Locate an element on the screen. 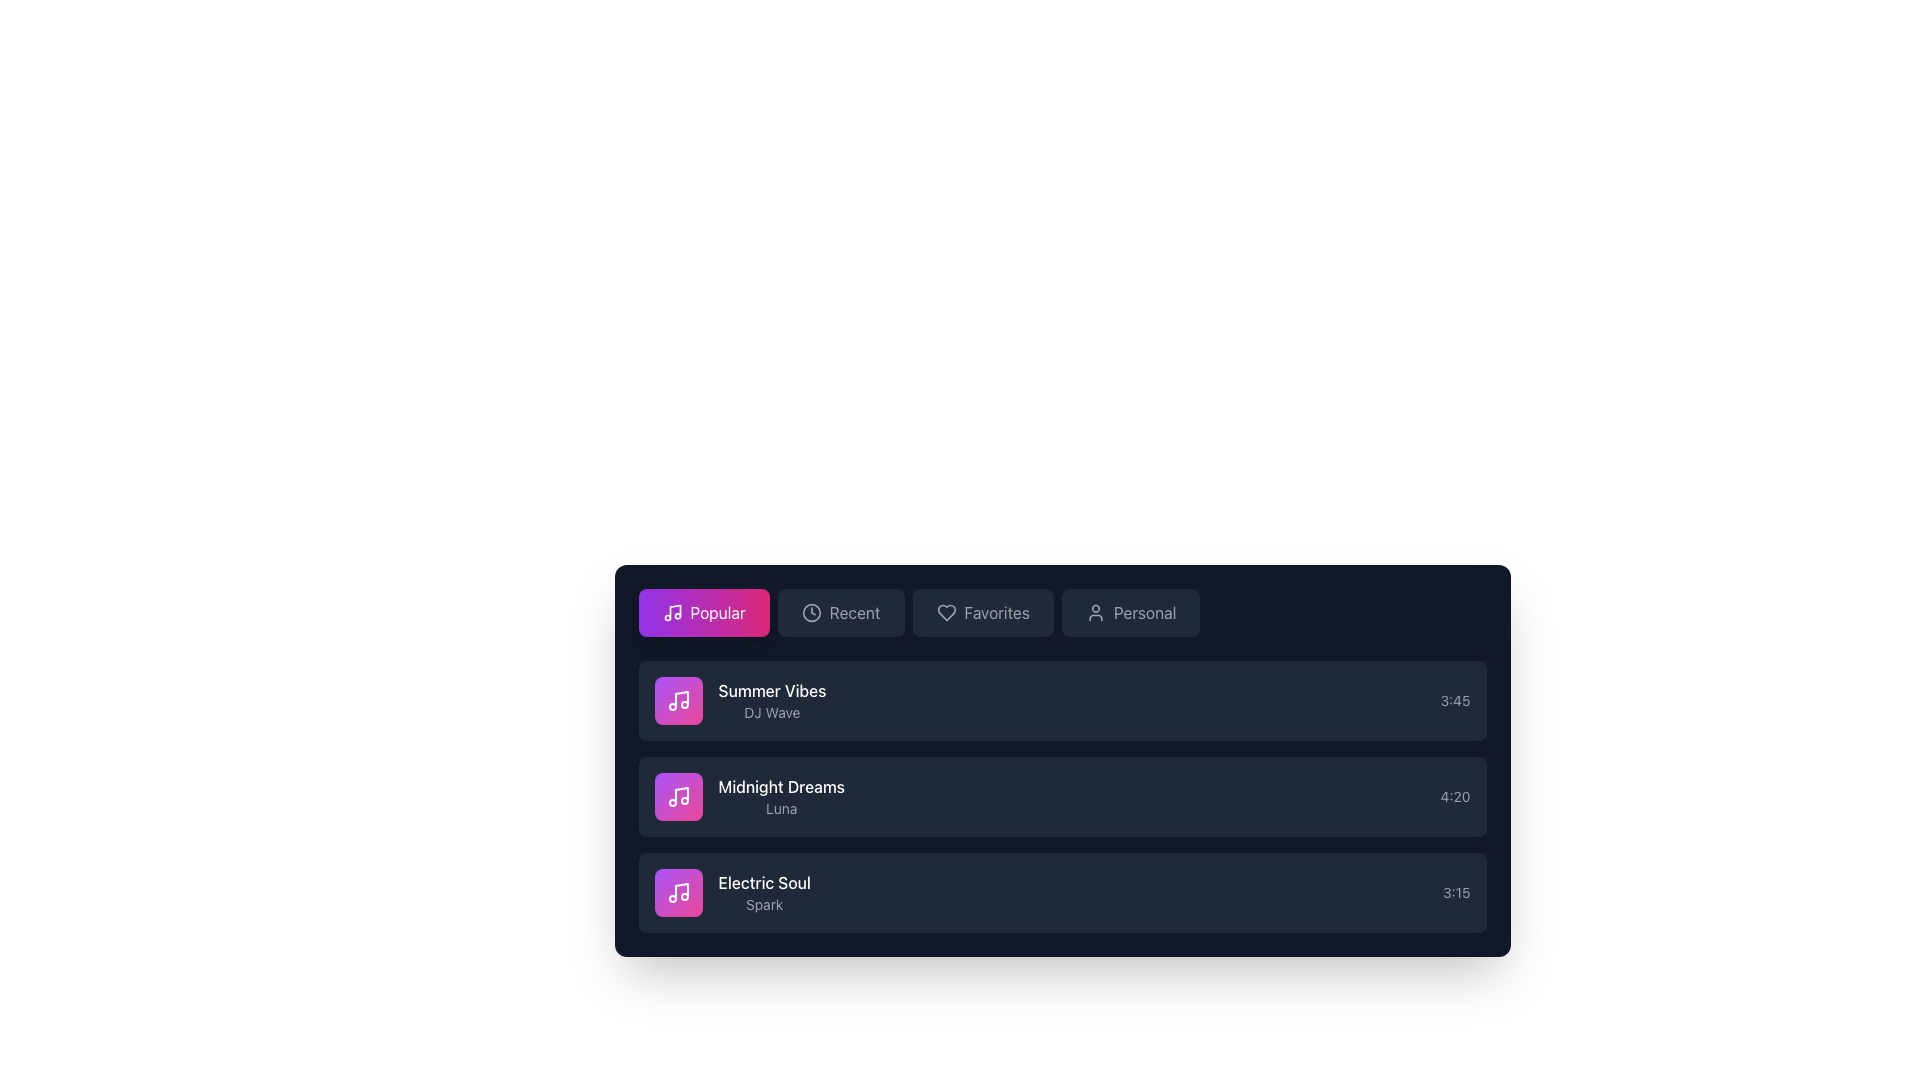 The height and width of the screenshot is (1080, 1920). the text label displaying '3:15', which is the rightmost component in the highlighted row for the song 'Electric Soul' is located at coordinates (1456, 892).